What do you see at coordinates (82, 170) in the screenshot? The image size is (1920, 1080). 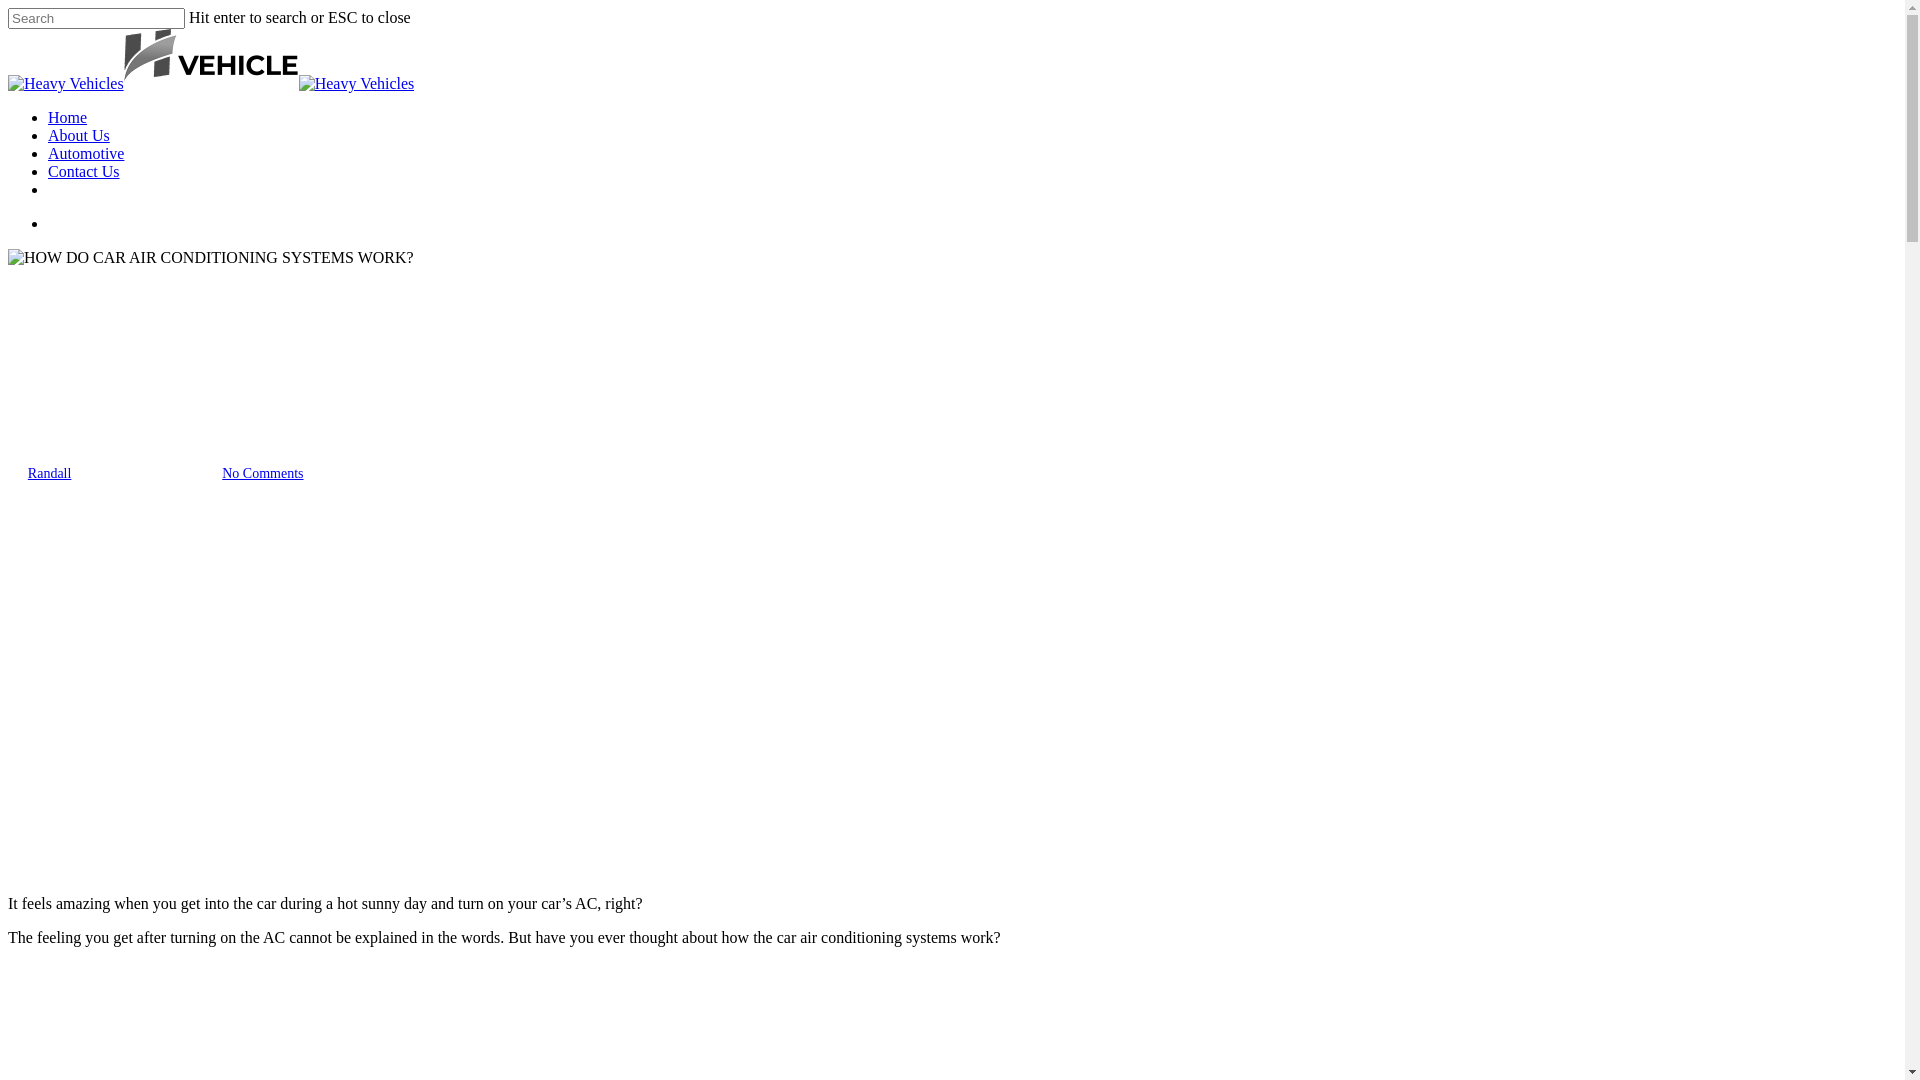 I see `'Contact Us'` at bounding box center [82, 170].